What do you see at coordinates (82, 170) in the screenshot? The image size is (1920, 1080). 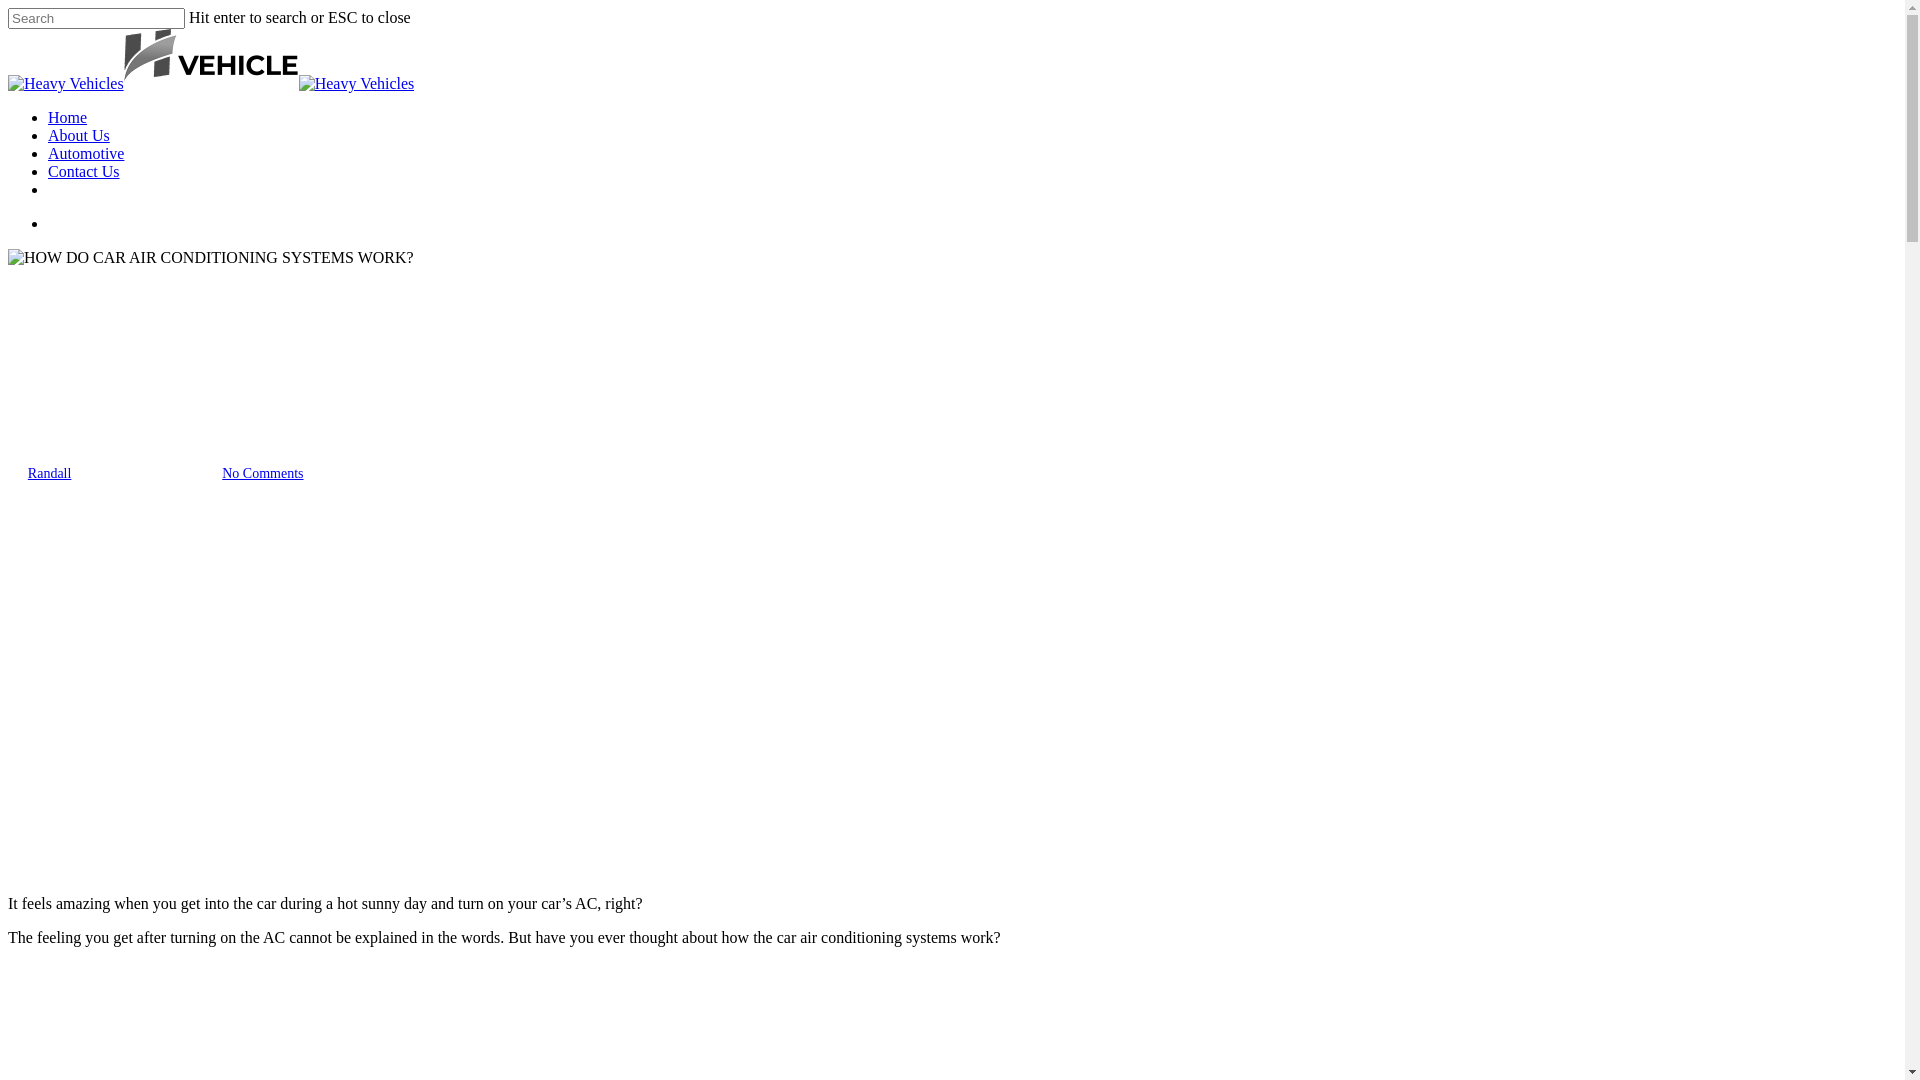 I see `'Contact Us'` at bounding box center [82, 170].